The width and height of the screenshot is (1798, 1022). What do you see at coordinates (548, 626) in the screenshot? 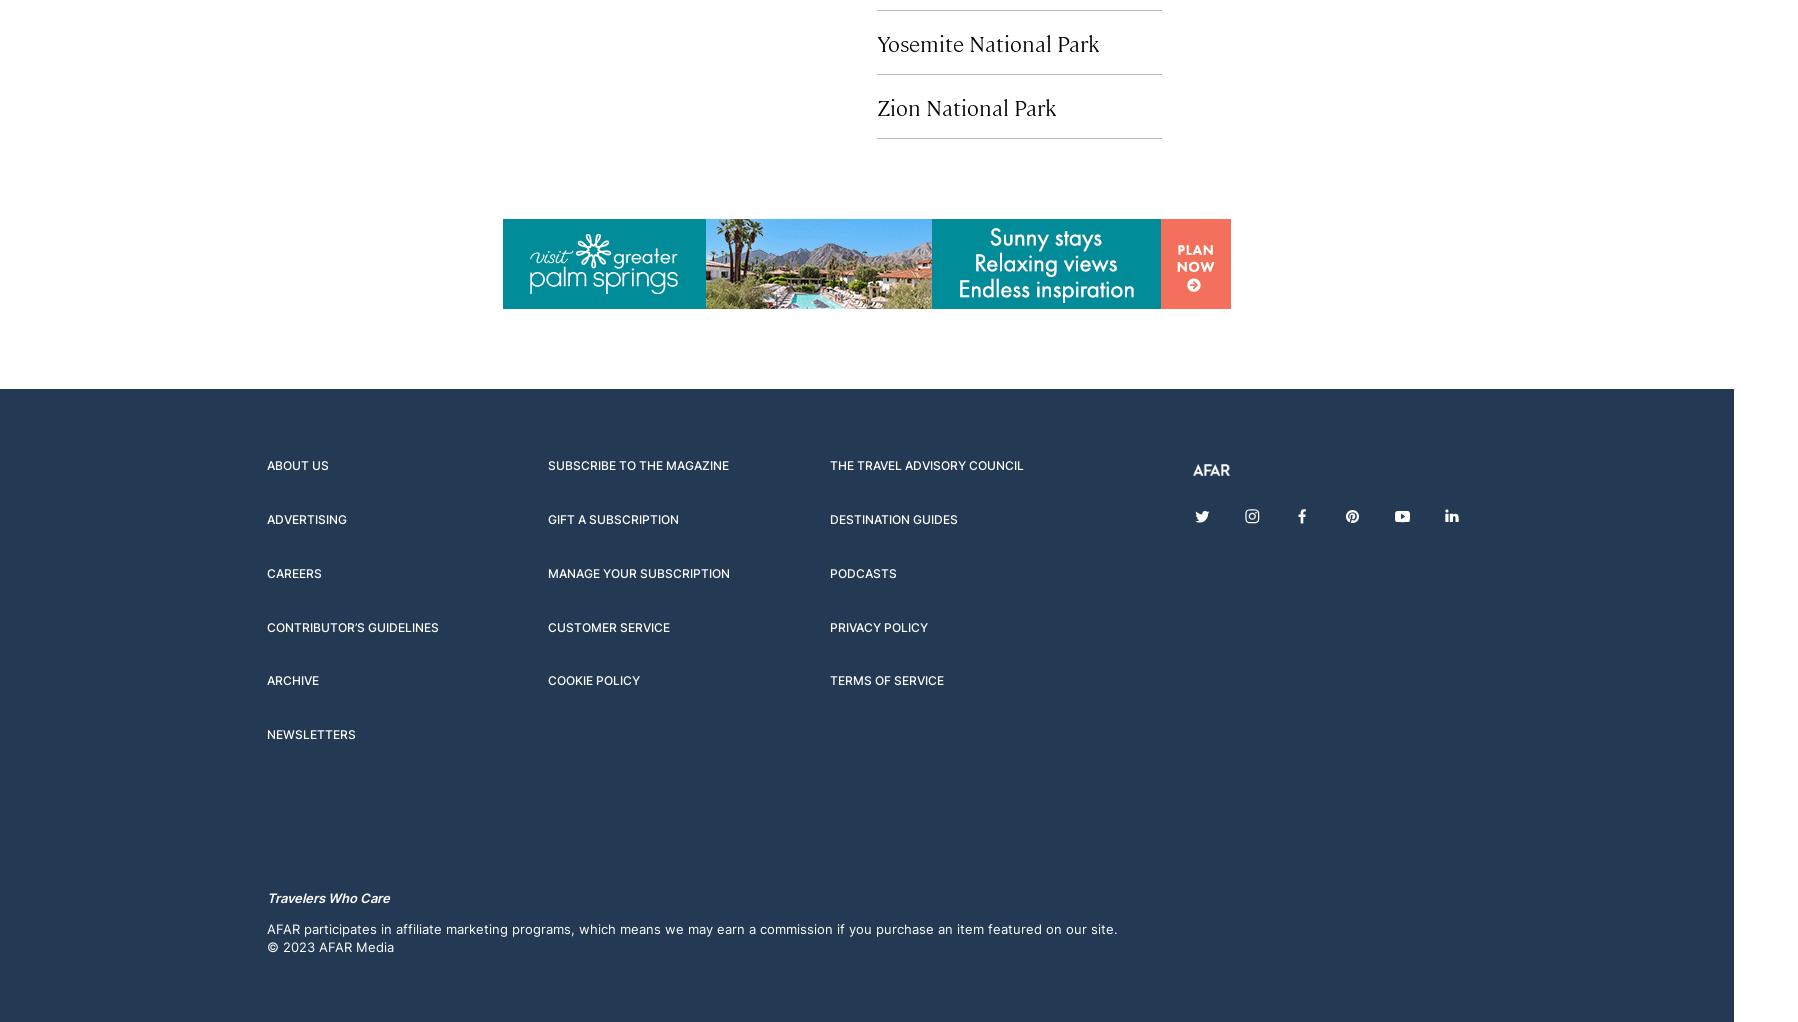
I see `'Customer Service'` at bounding box center [548, 626].